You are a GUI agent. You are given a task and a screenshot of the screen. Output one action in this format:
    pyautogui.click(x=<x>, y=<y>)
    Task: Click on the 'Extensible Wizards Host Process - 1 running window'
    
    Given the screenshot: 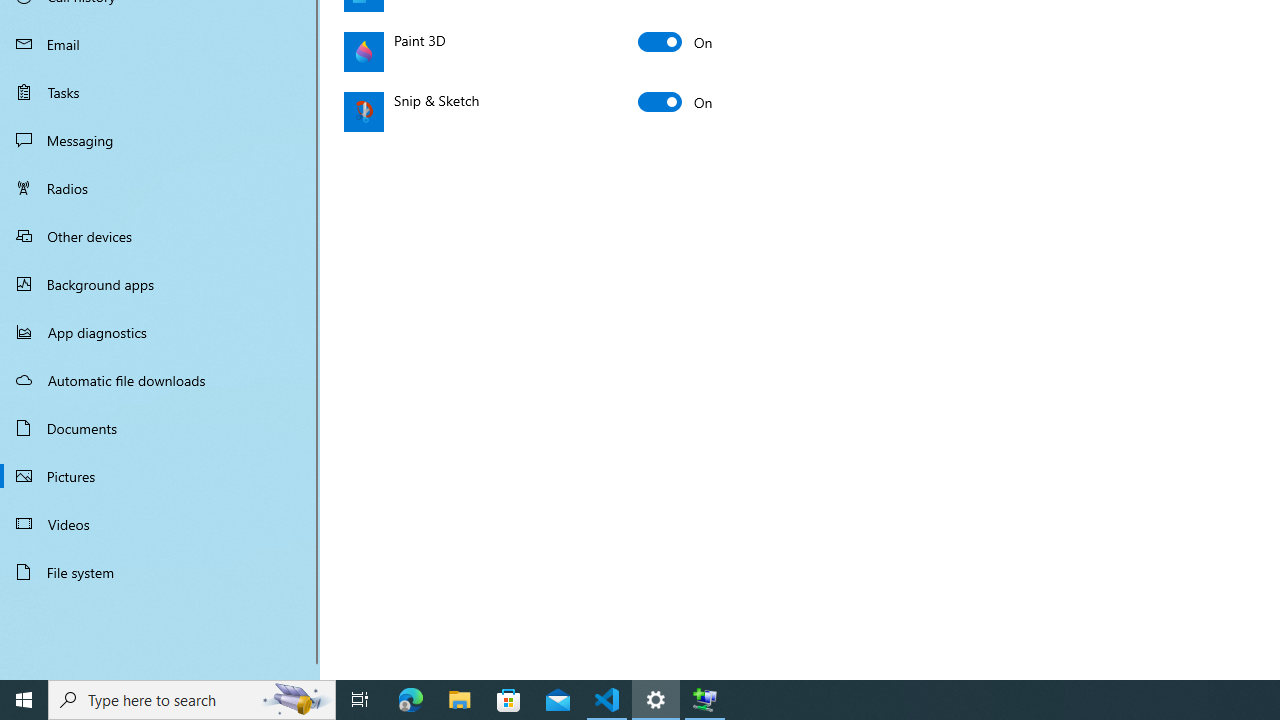 What is the action you would take?
    pyautogui.click(x=705, y=698)
    